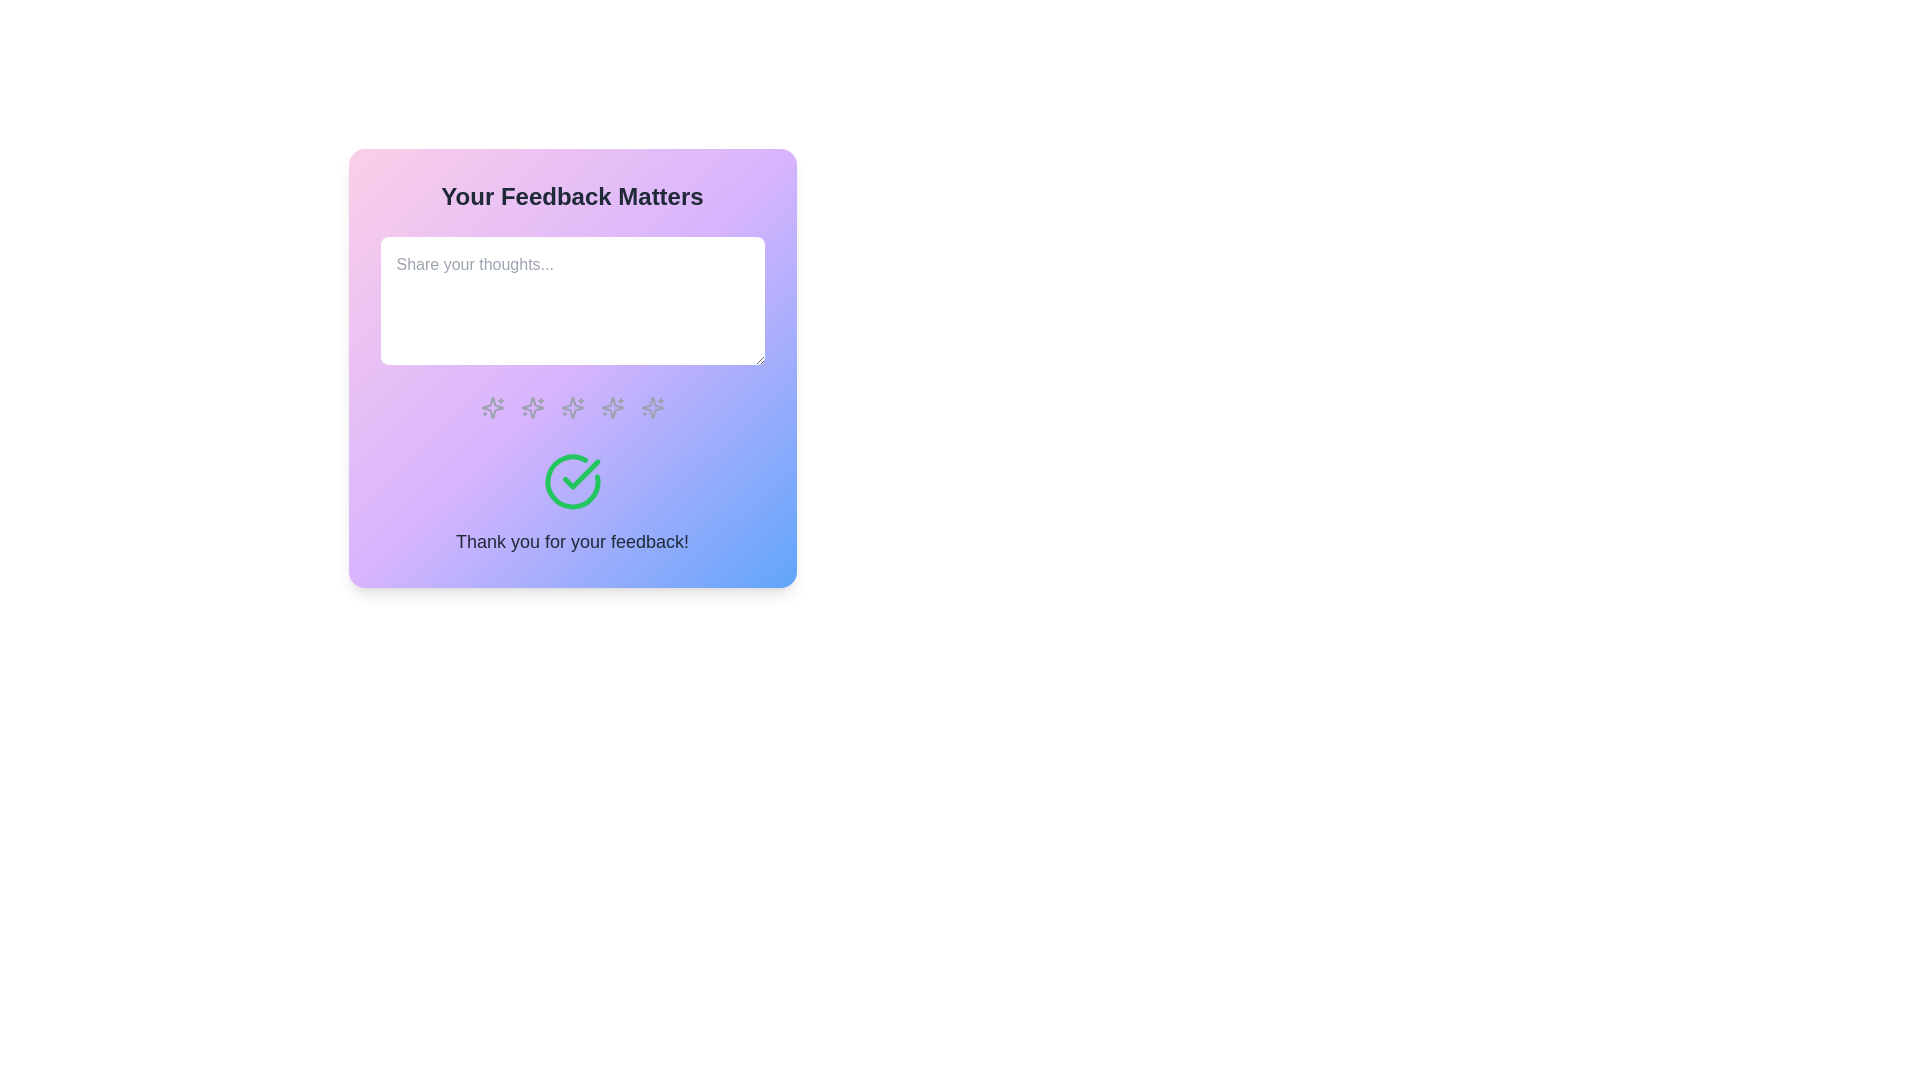  What do you see at coordinates (492, 407) in the screenshot?
I see `the first interactive icon with a sparkle/starburst design, located below the text input field` at bounding box center [492, 407].